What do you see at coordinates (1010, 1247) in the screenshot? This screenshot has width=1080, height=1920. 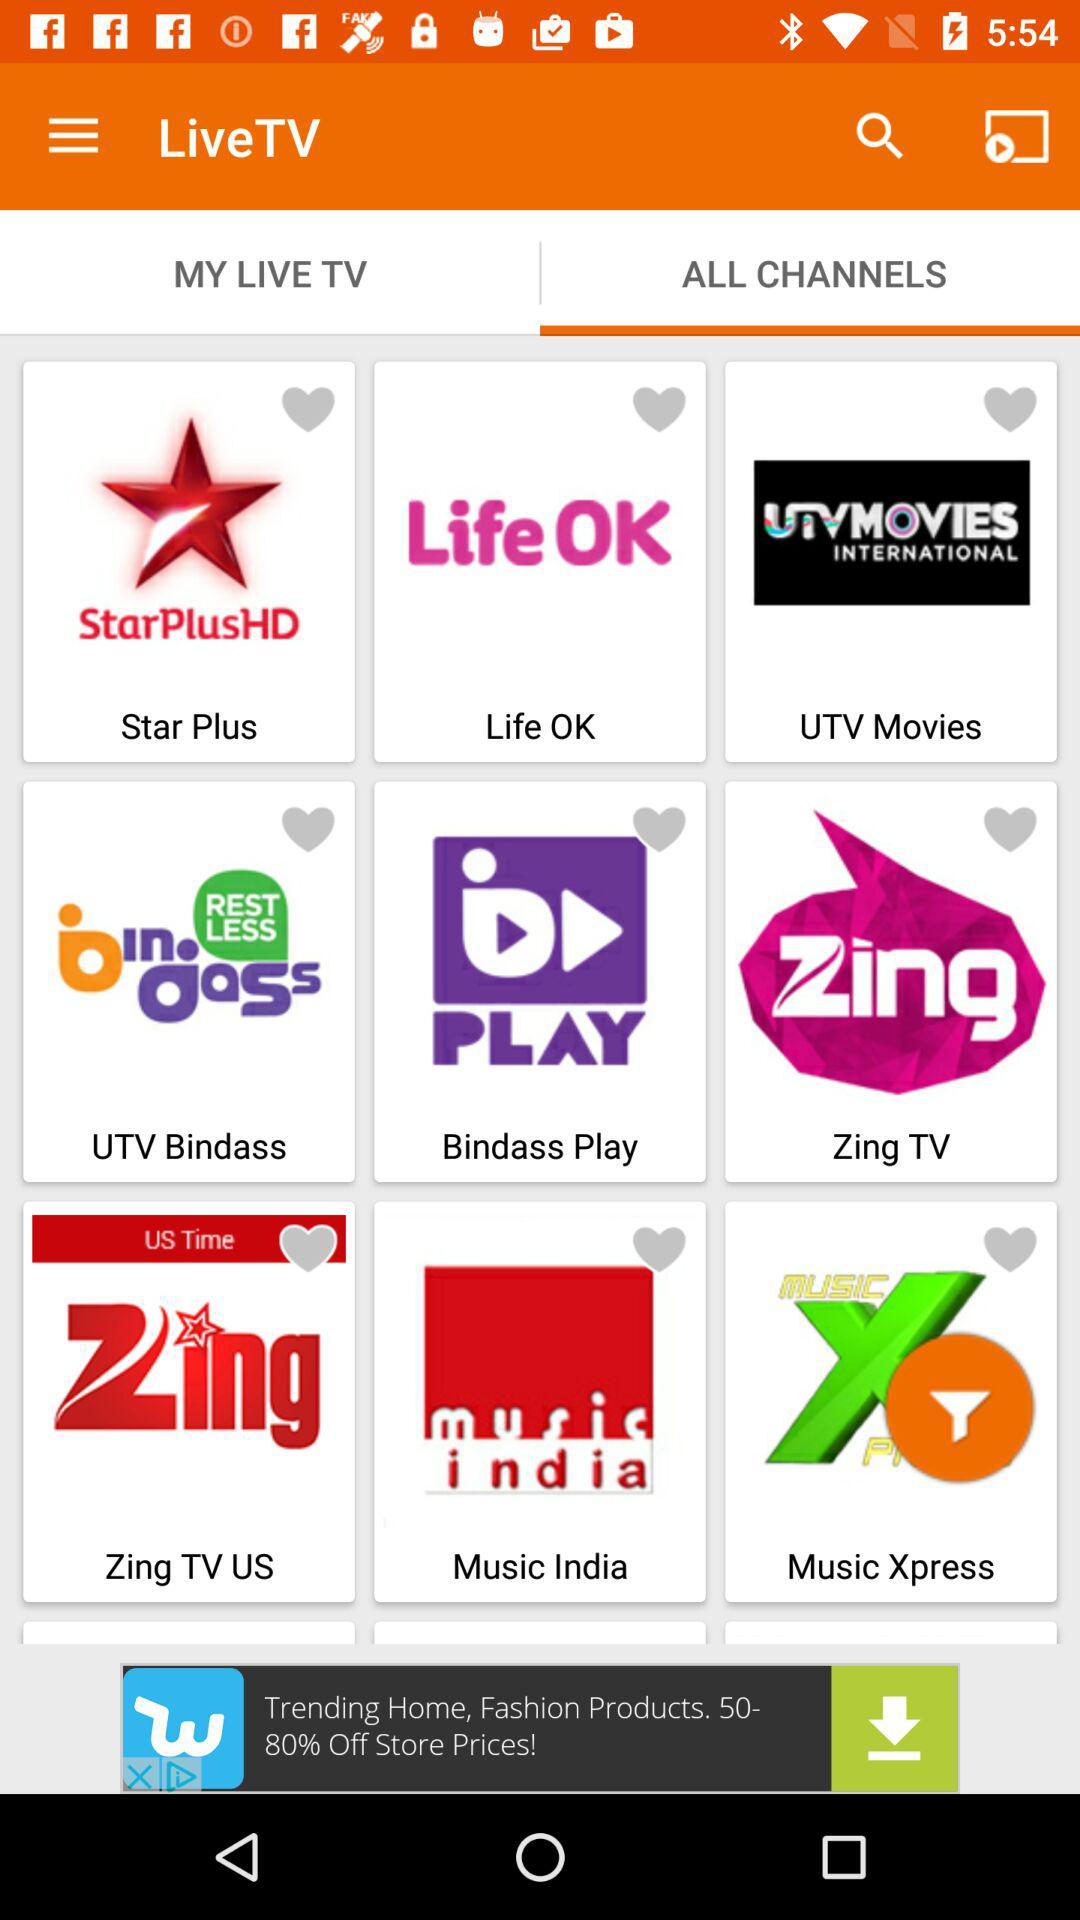 I see `like button` at bounding box center [1010, 1247].